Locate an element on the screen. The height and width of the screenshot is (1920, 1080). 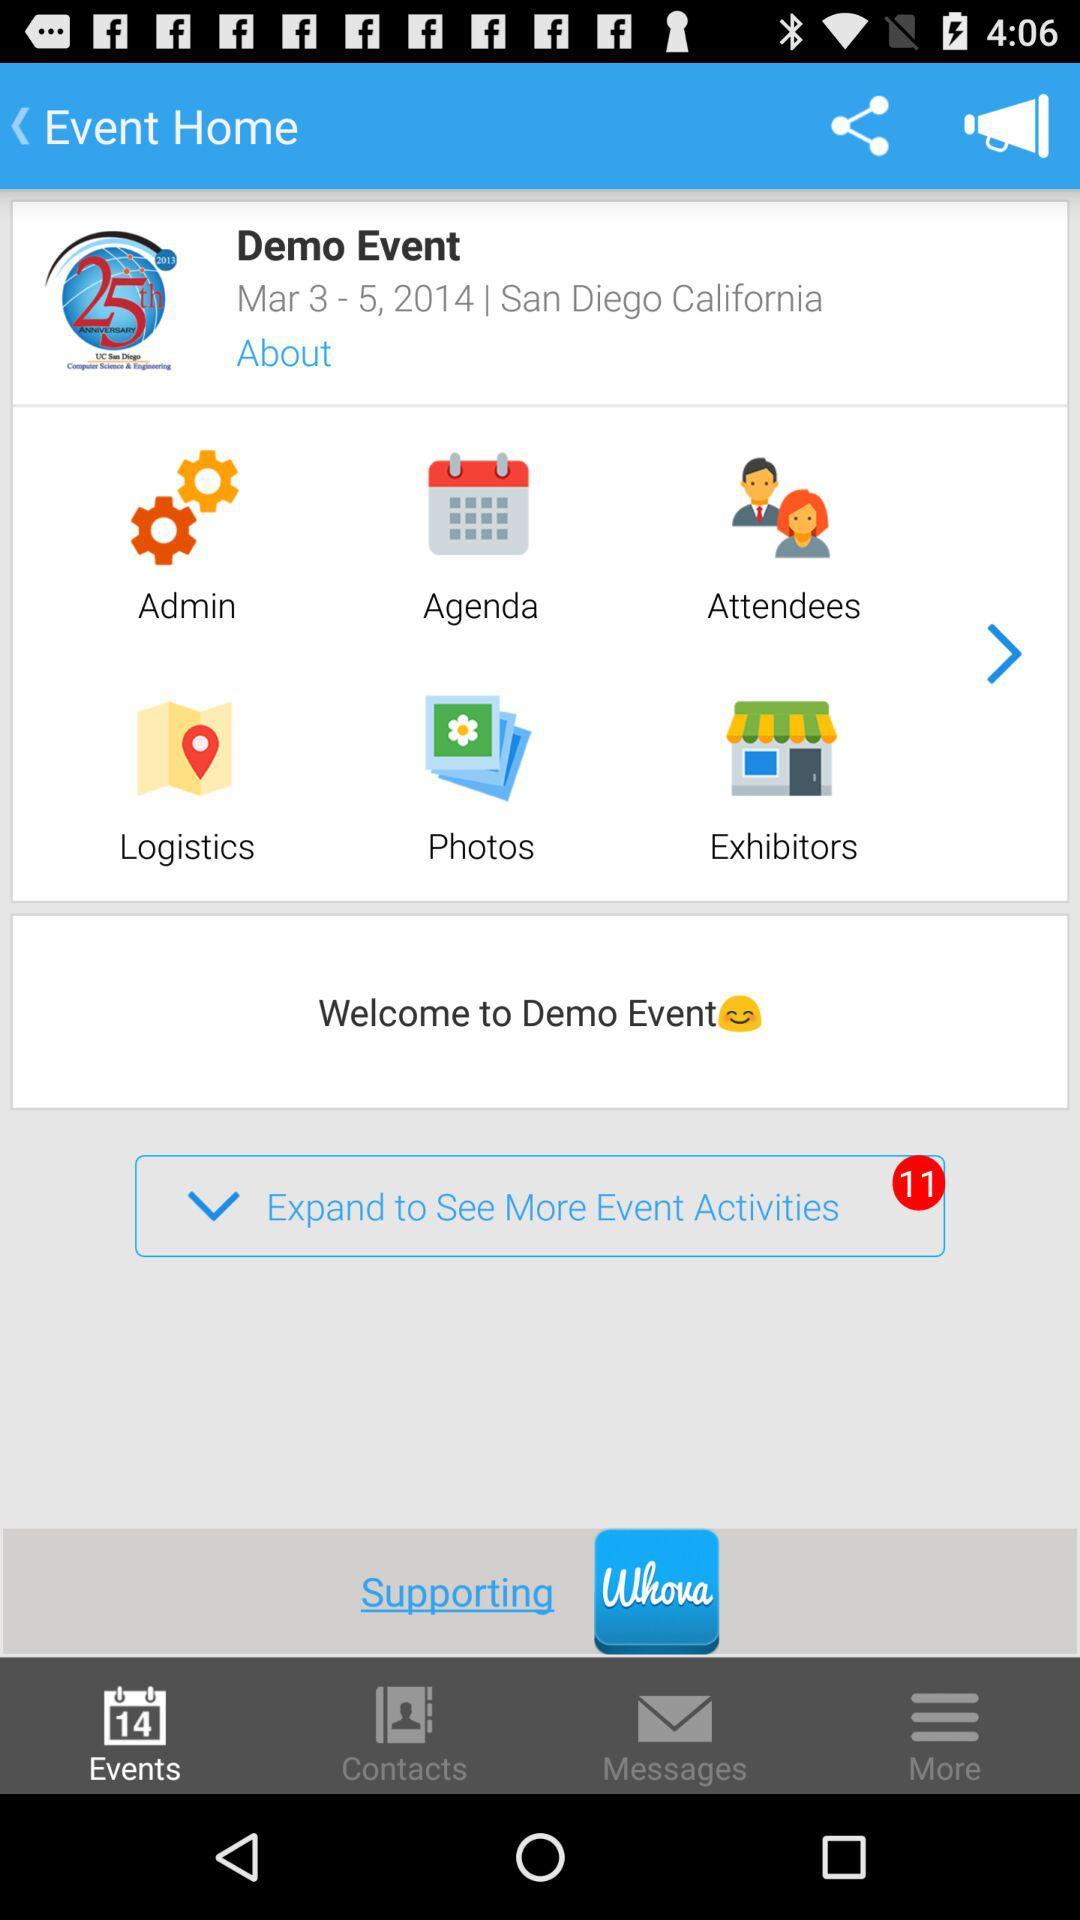
the item to the right of event home is located at coordinates (858, 124).